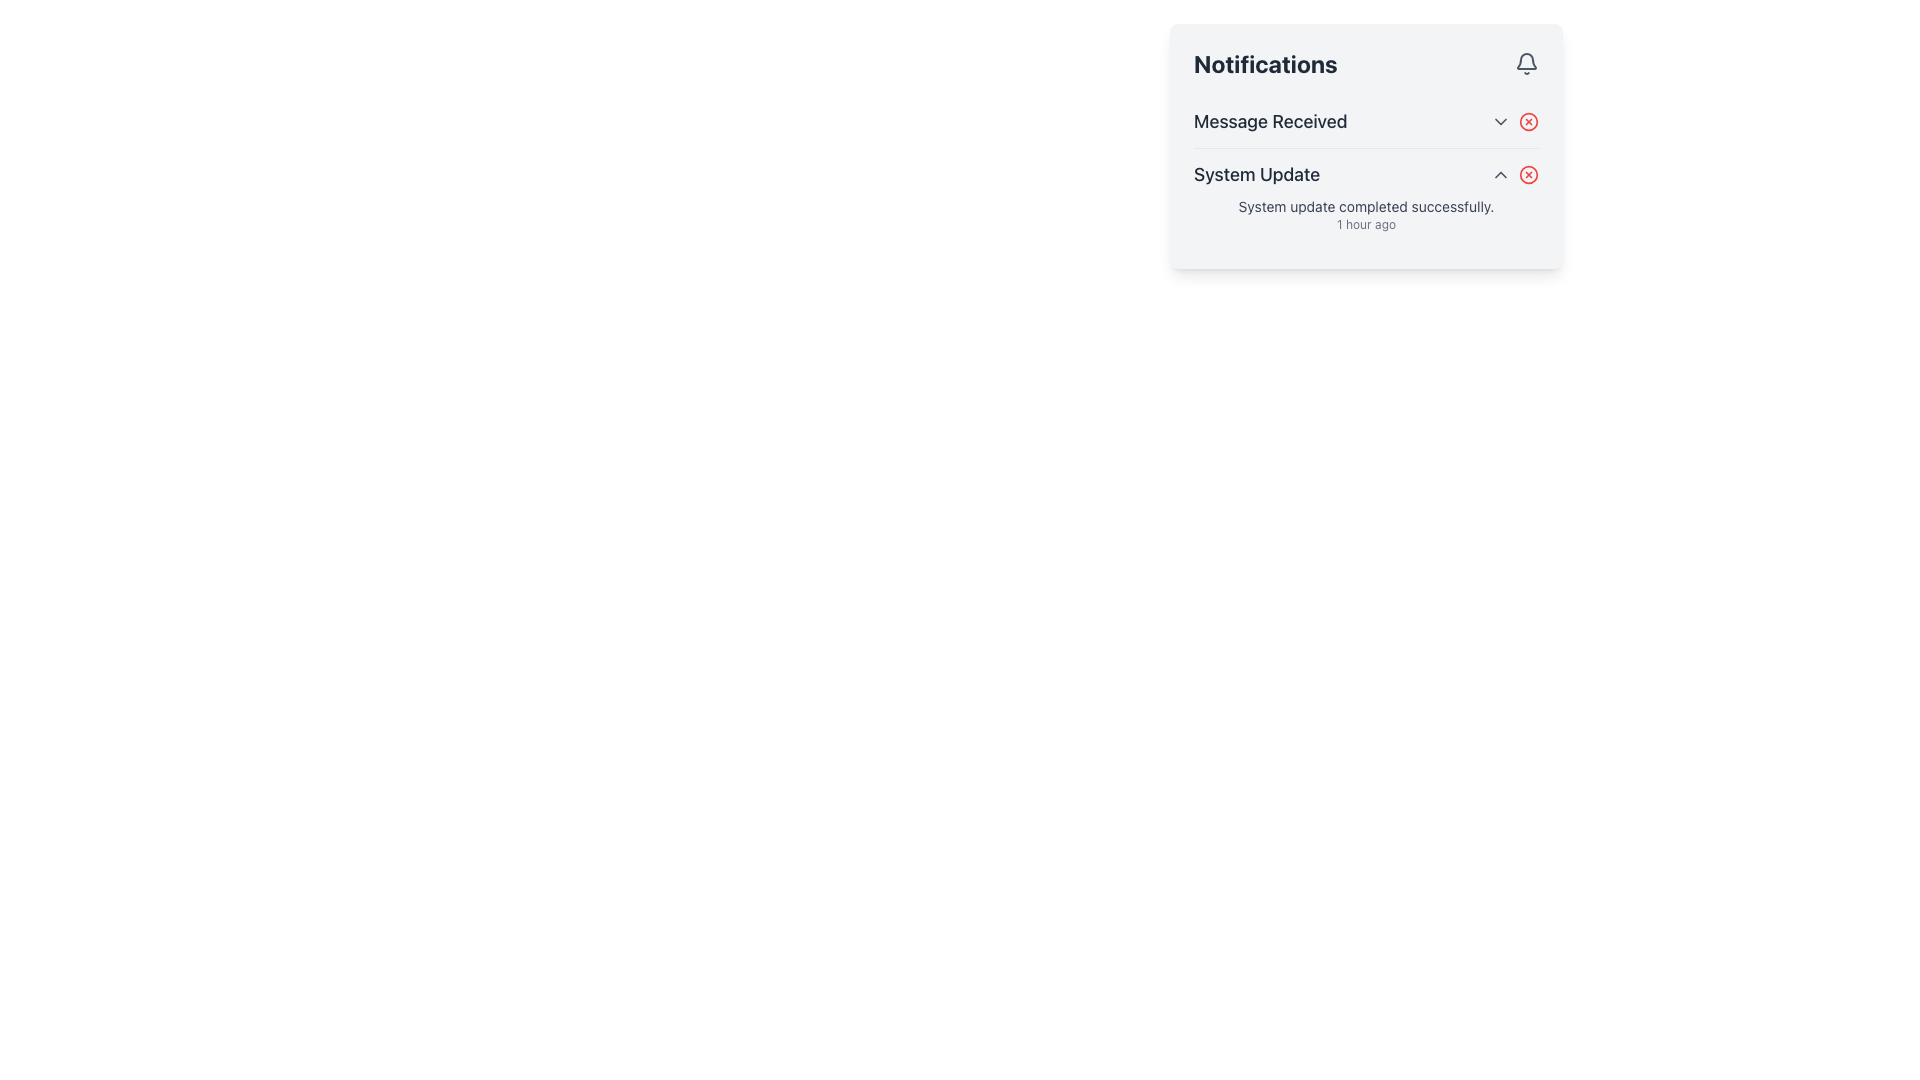 The height and width of the screenshot is (1080, 1920). What do you see at coordinates (1365, 122) in the screenshot?
I see `the interactive icons of the notification entry component located at the top of the notification list` at bounding box center [1365, 122].